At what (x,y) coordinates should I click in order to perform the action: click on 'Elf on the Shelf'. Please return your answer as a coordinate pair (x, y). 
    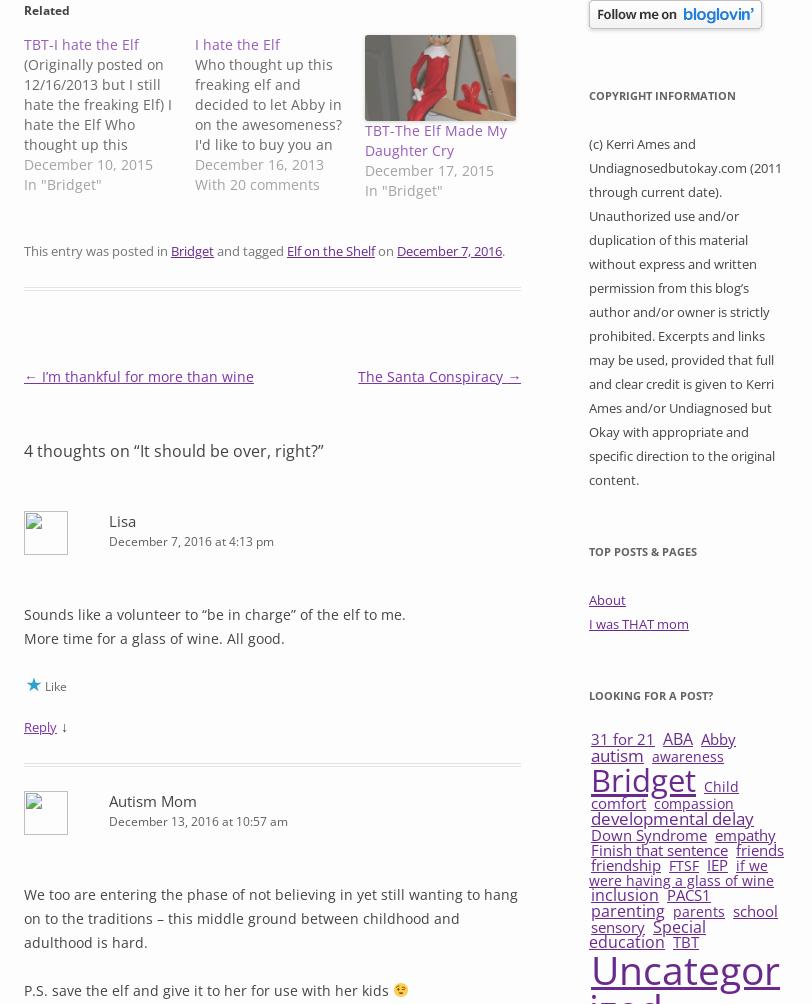
    Looking at the image, I should click on (330, 248).